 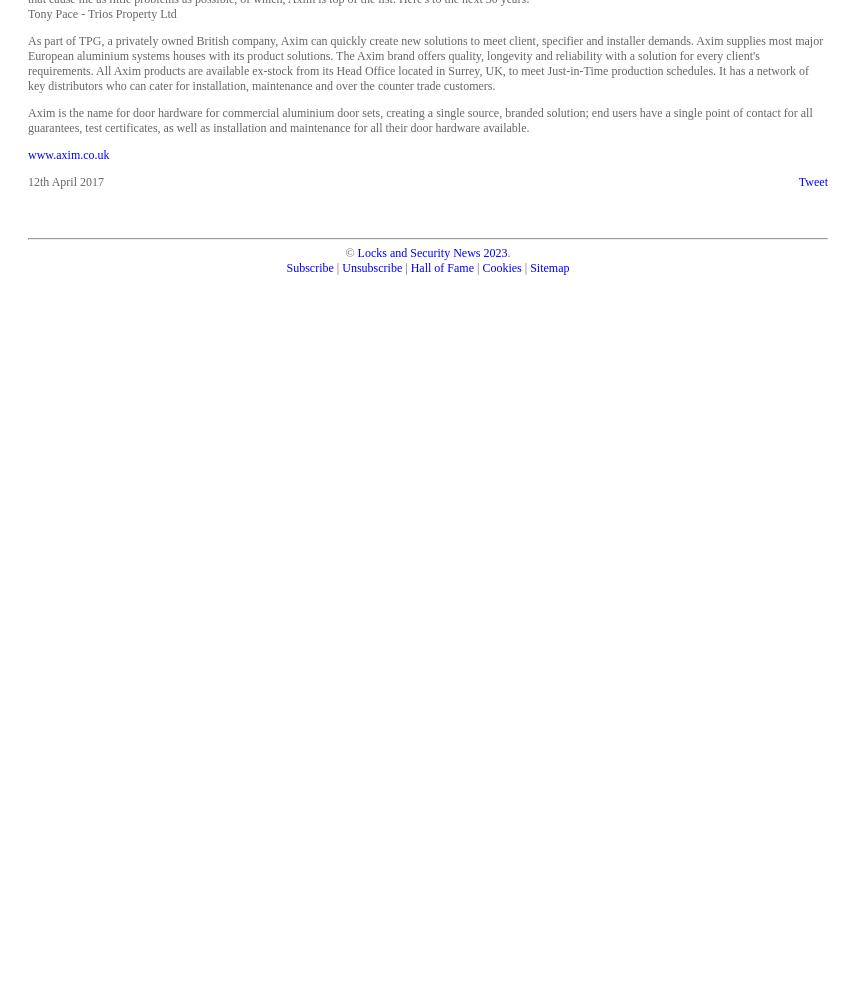 I want to click on 'Tony Pace - Trios Property Ltd', so click(x=102, y=14).